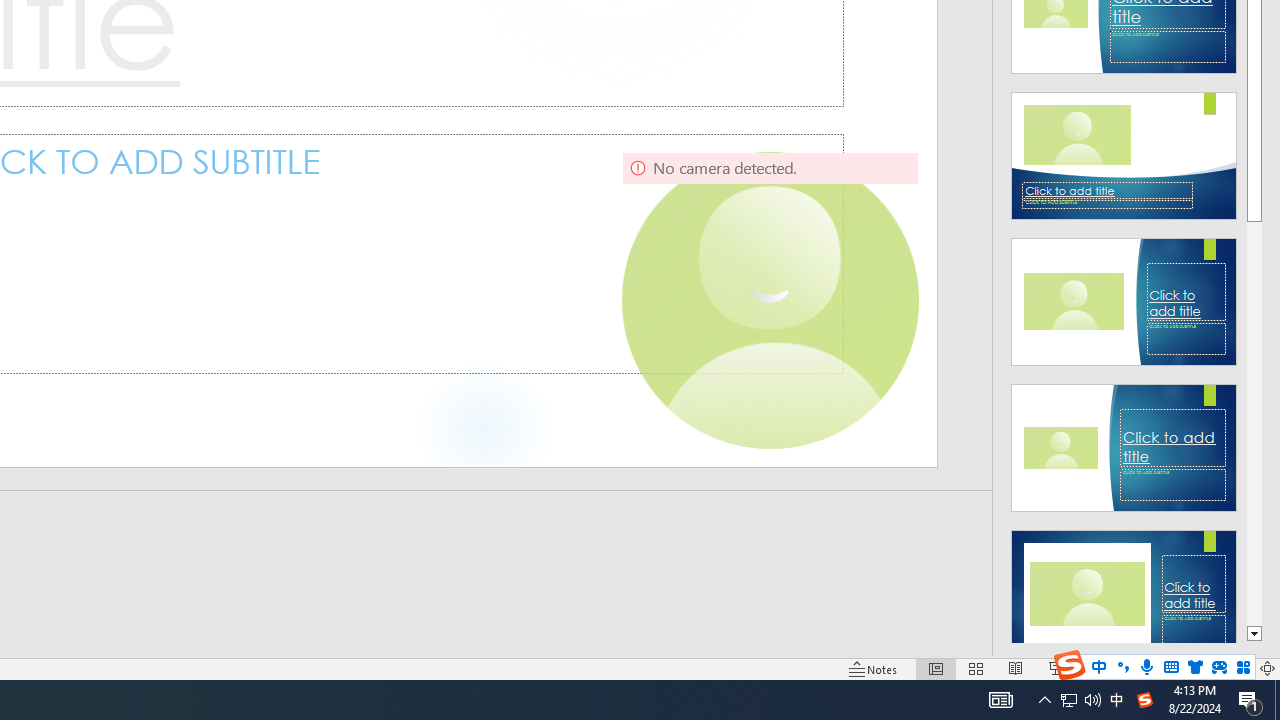 The width and height of the screenshot is (1280, 720). What do you see at coordinates (976, 669) in the screenshot?
I see `'Slide Sorter'` at bounding box center [976, 669].